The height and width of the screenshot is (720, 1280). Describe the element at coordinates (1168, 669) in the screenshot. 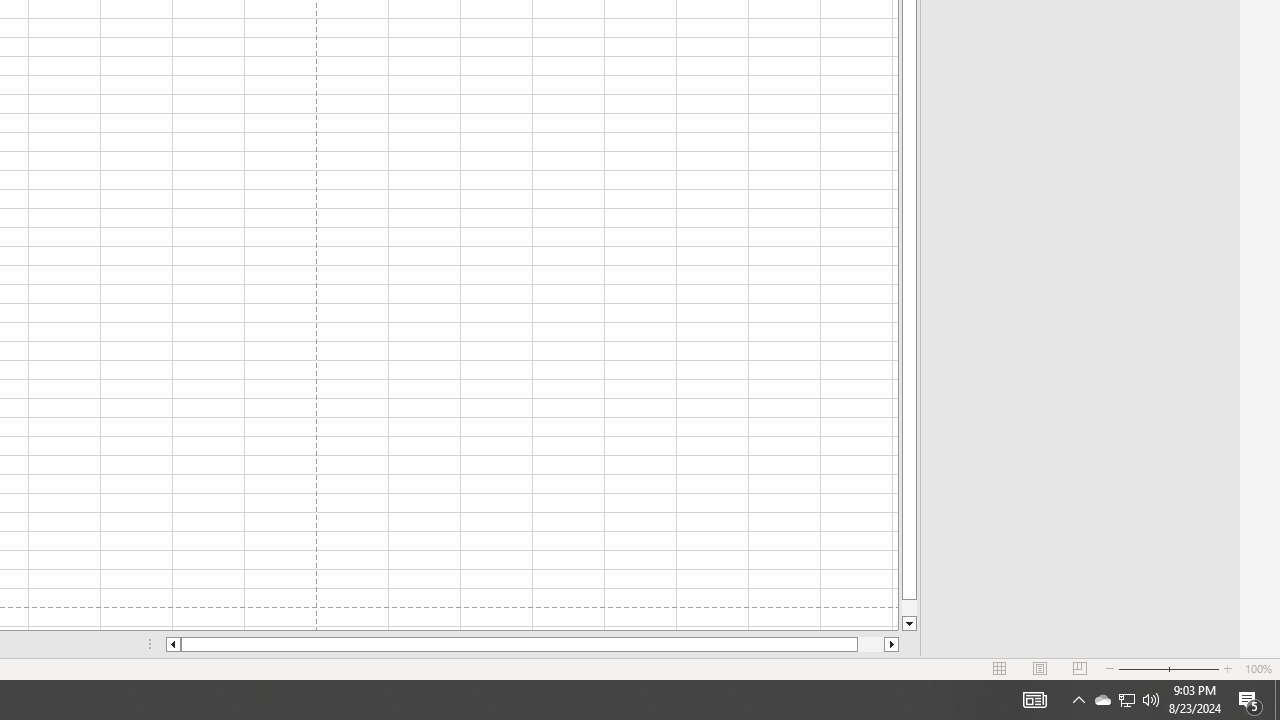

I see `'Zoom'` at that location.